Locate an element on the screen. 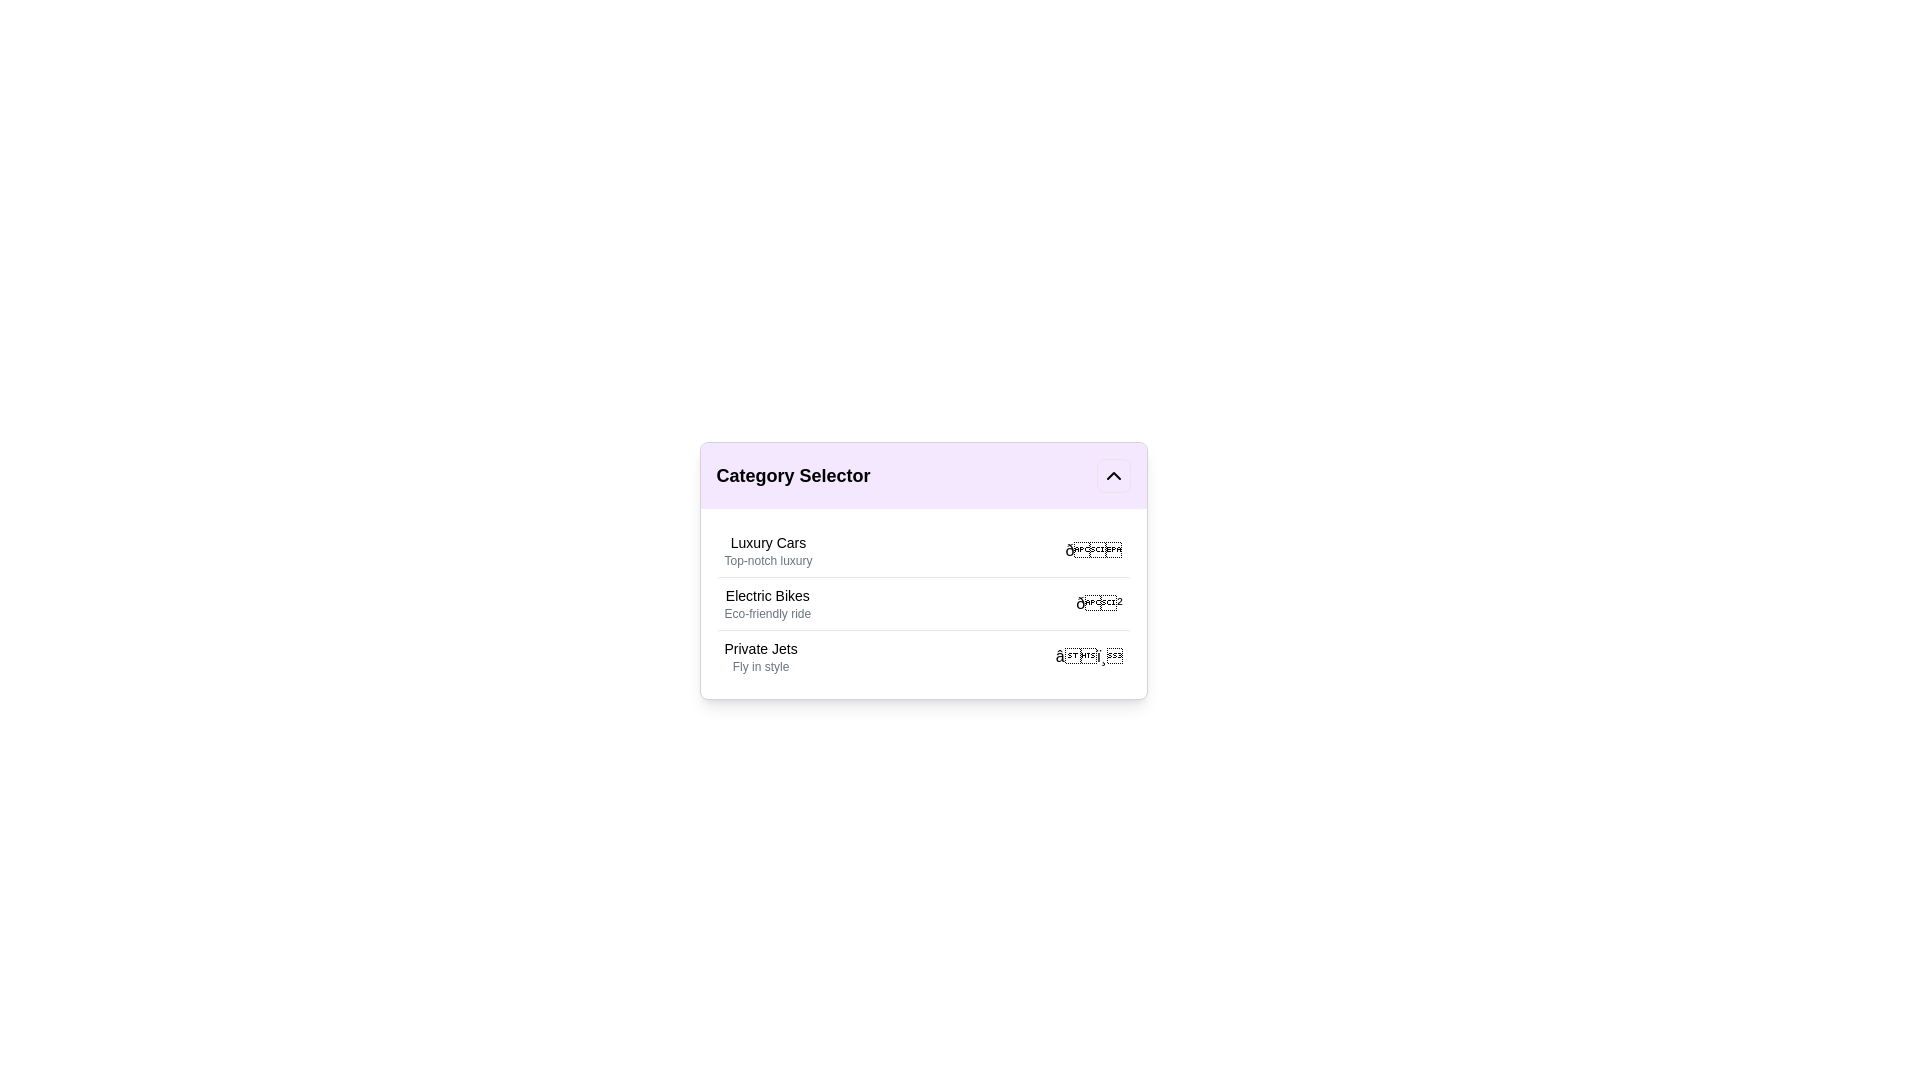  the list item displaying 'Luxury Cars' is located at coordinates (767, 551).